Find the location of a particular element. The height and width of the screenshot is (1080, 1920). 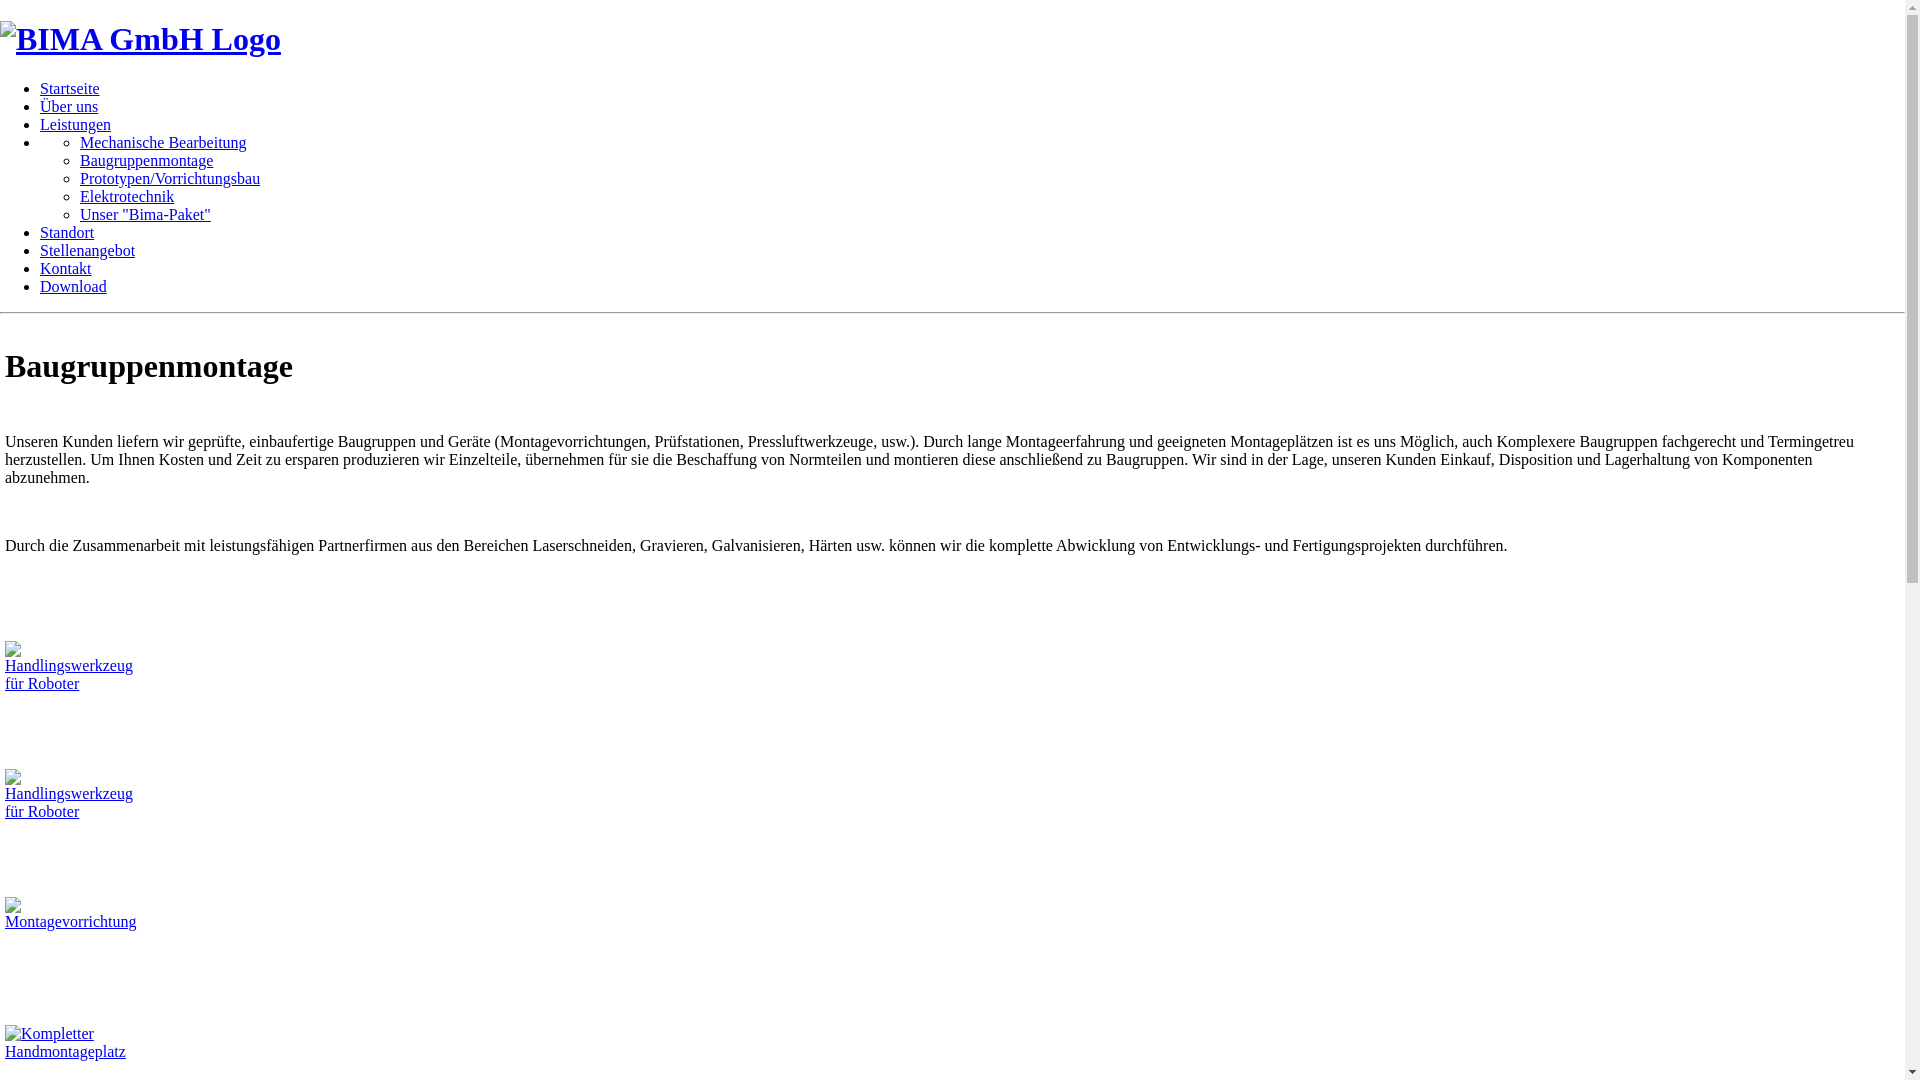

'Download' is located at coordinates (73, 286).